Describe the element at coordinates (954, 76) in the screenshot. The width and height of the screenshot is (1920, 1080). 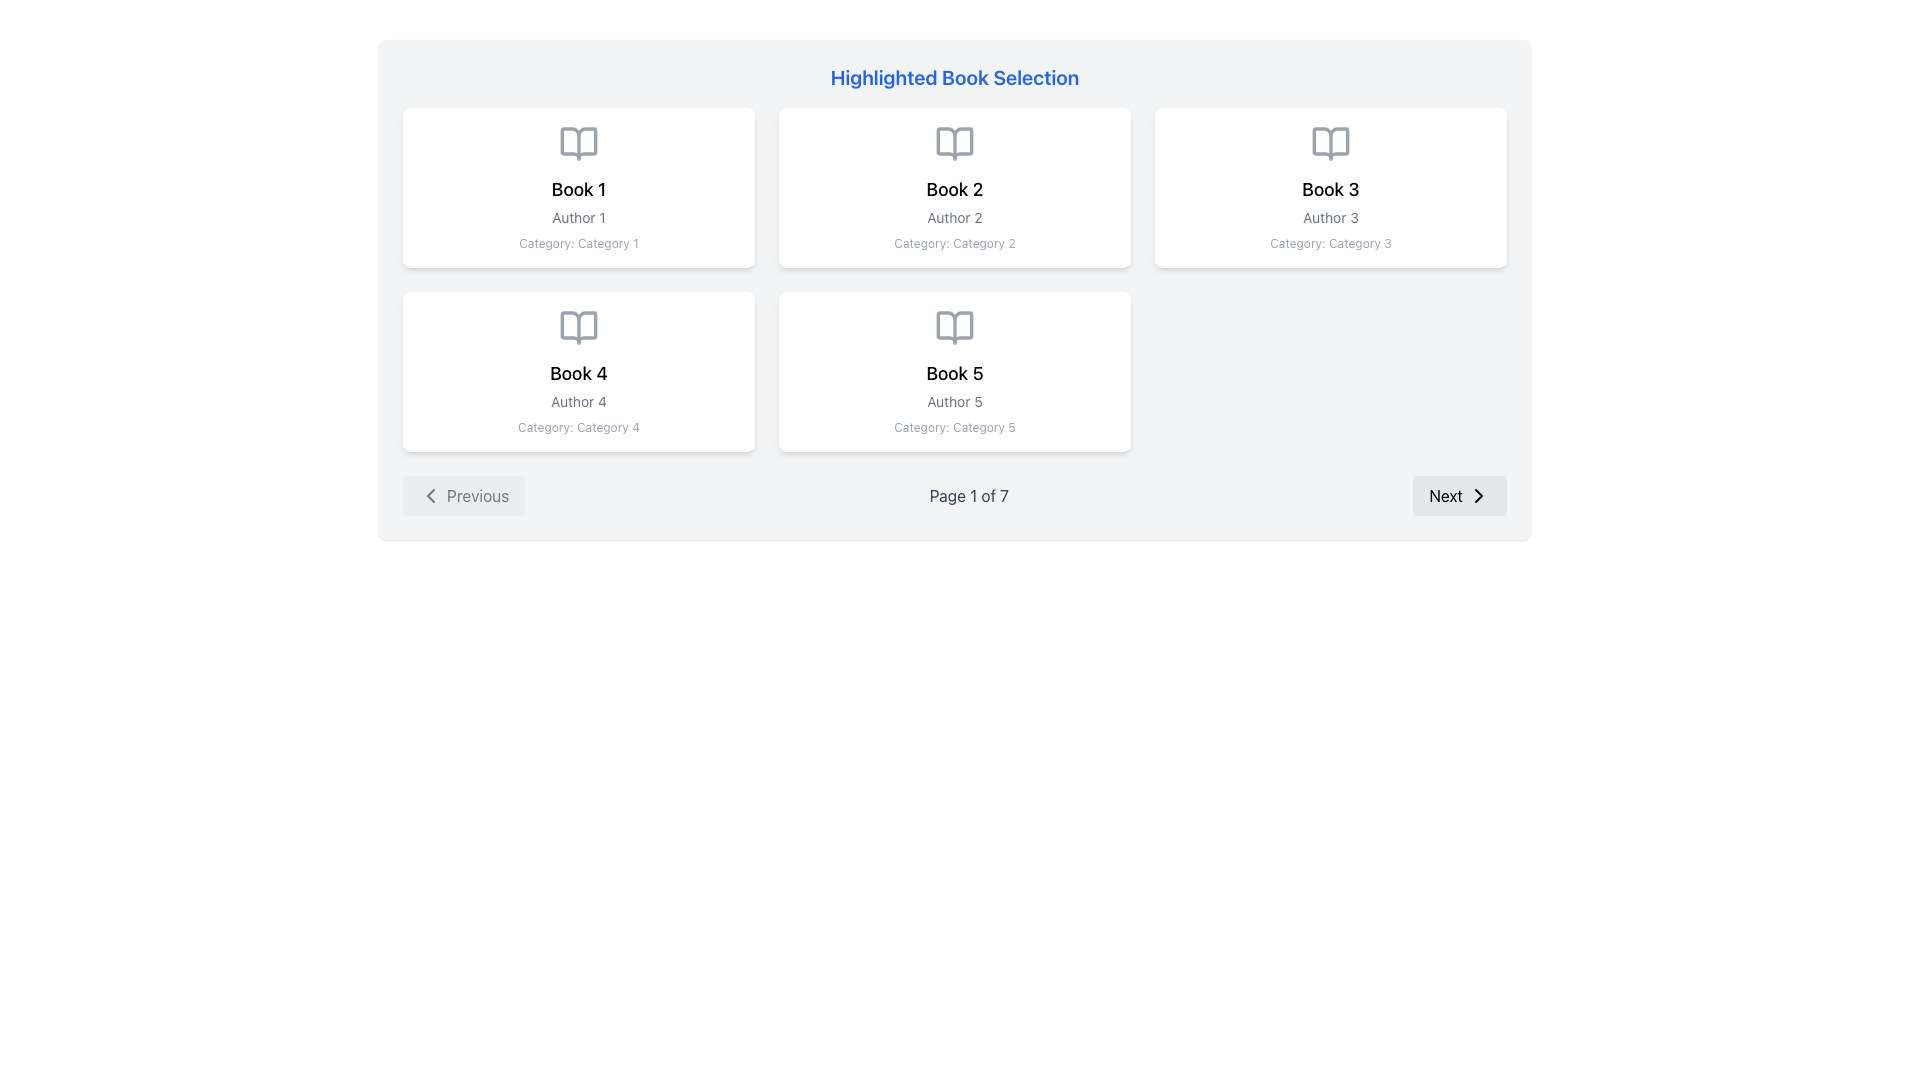
I see `the text header that reads 'Highlighted Book Selection', which is styled in bold blue font and located at the top of the book selection panel` at that location.